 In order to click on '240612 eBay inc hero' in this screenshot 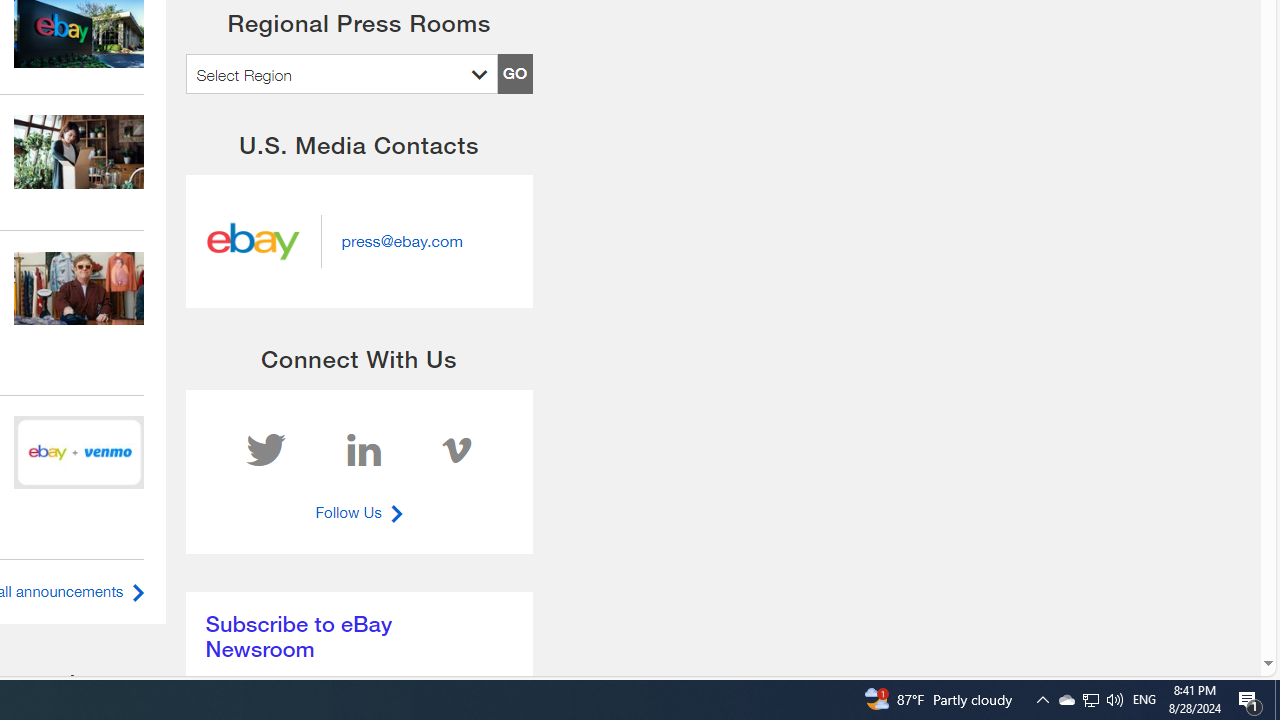, I will do `click(79, 452)`.